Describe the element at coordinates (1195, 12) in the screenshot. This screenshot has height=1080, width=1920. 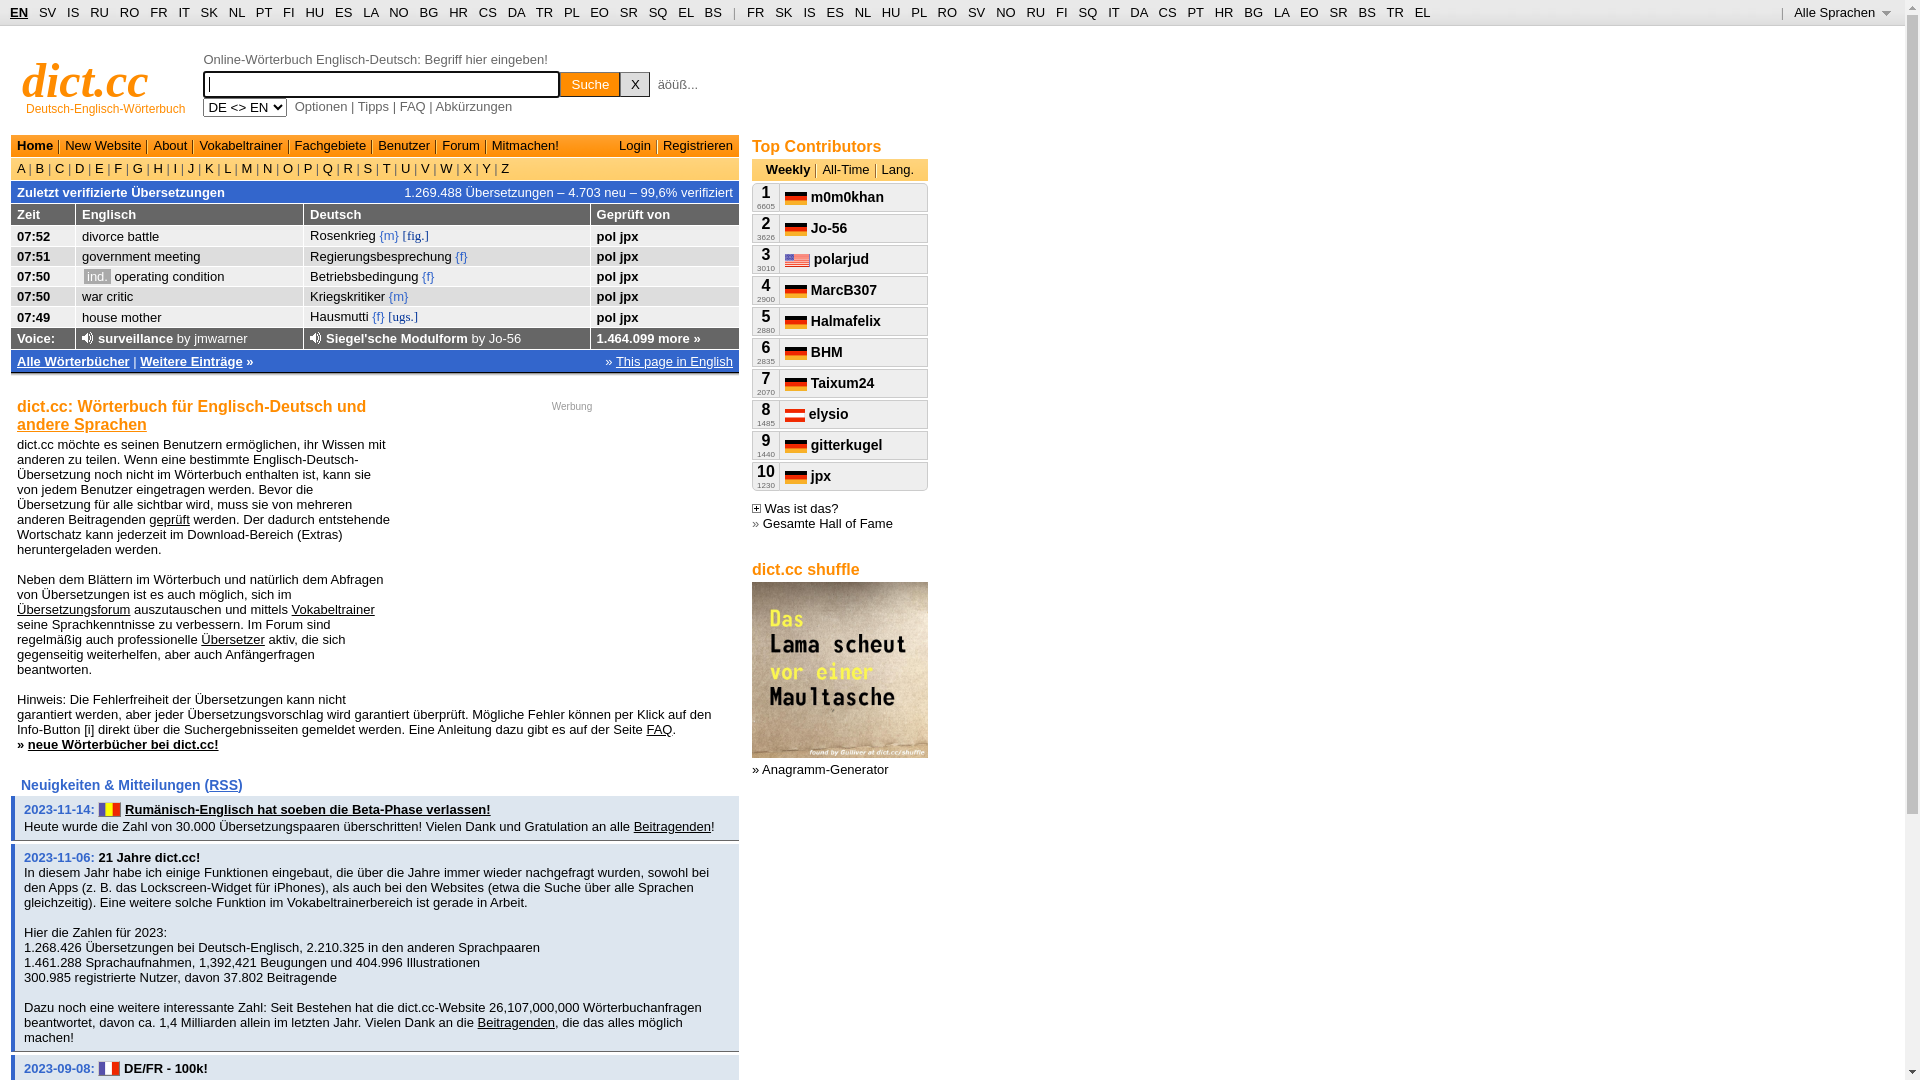
I see `'PT'` at that location.